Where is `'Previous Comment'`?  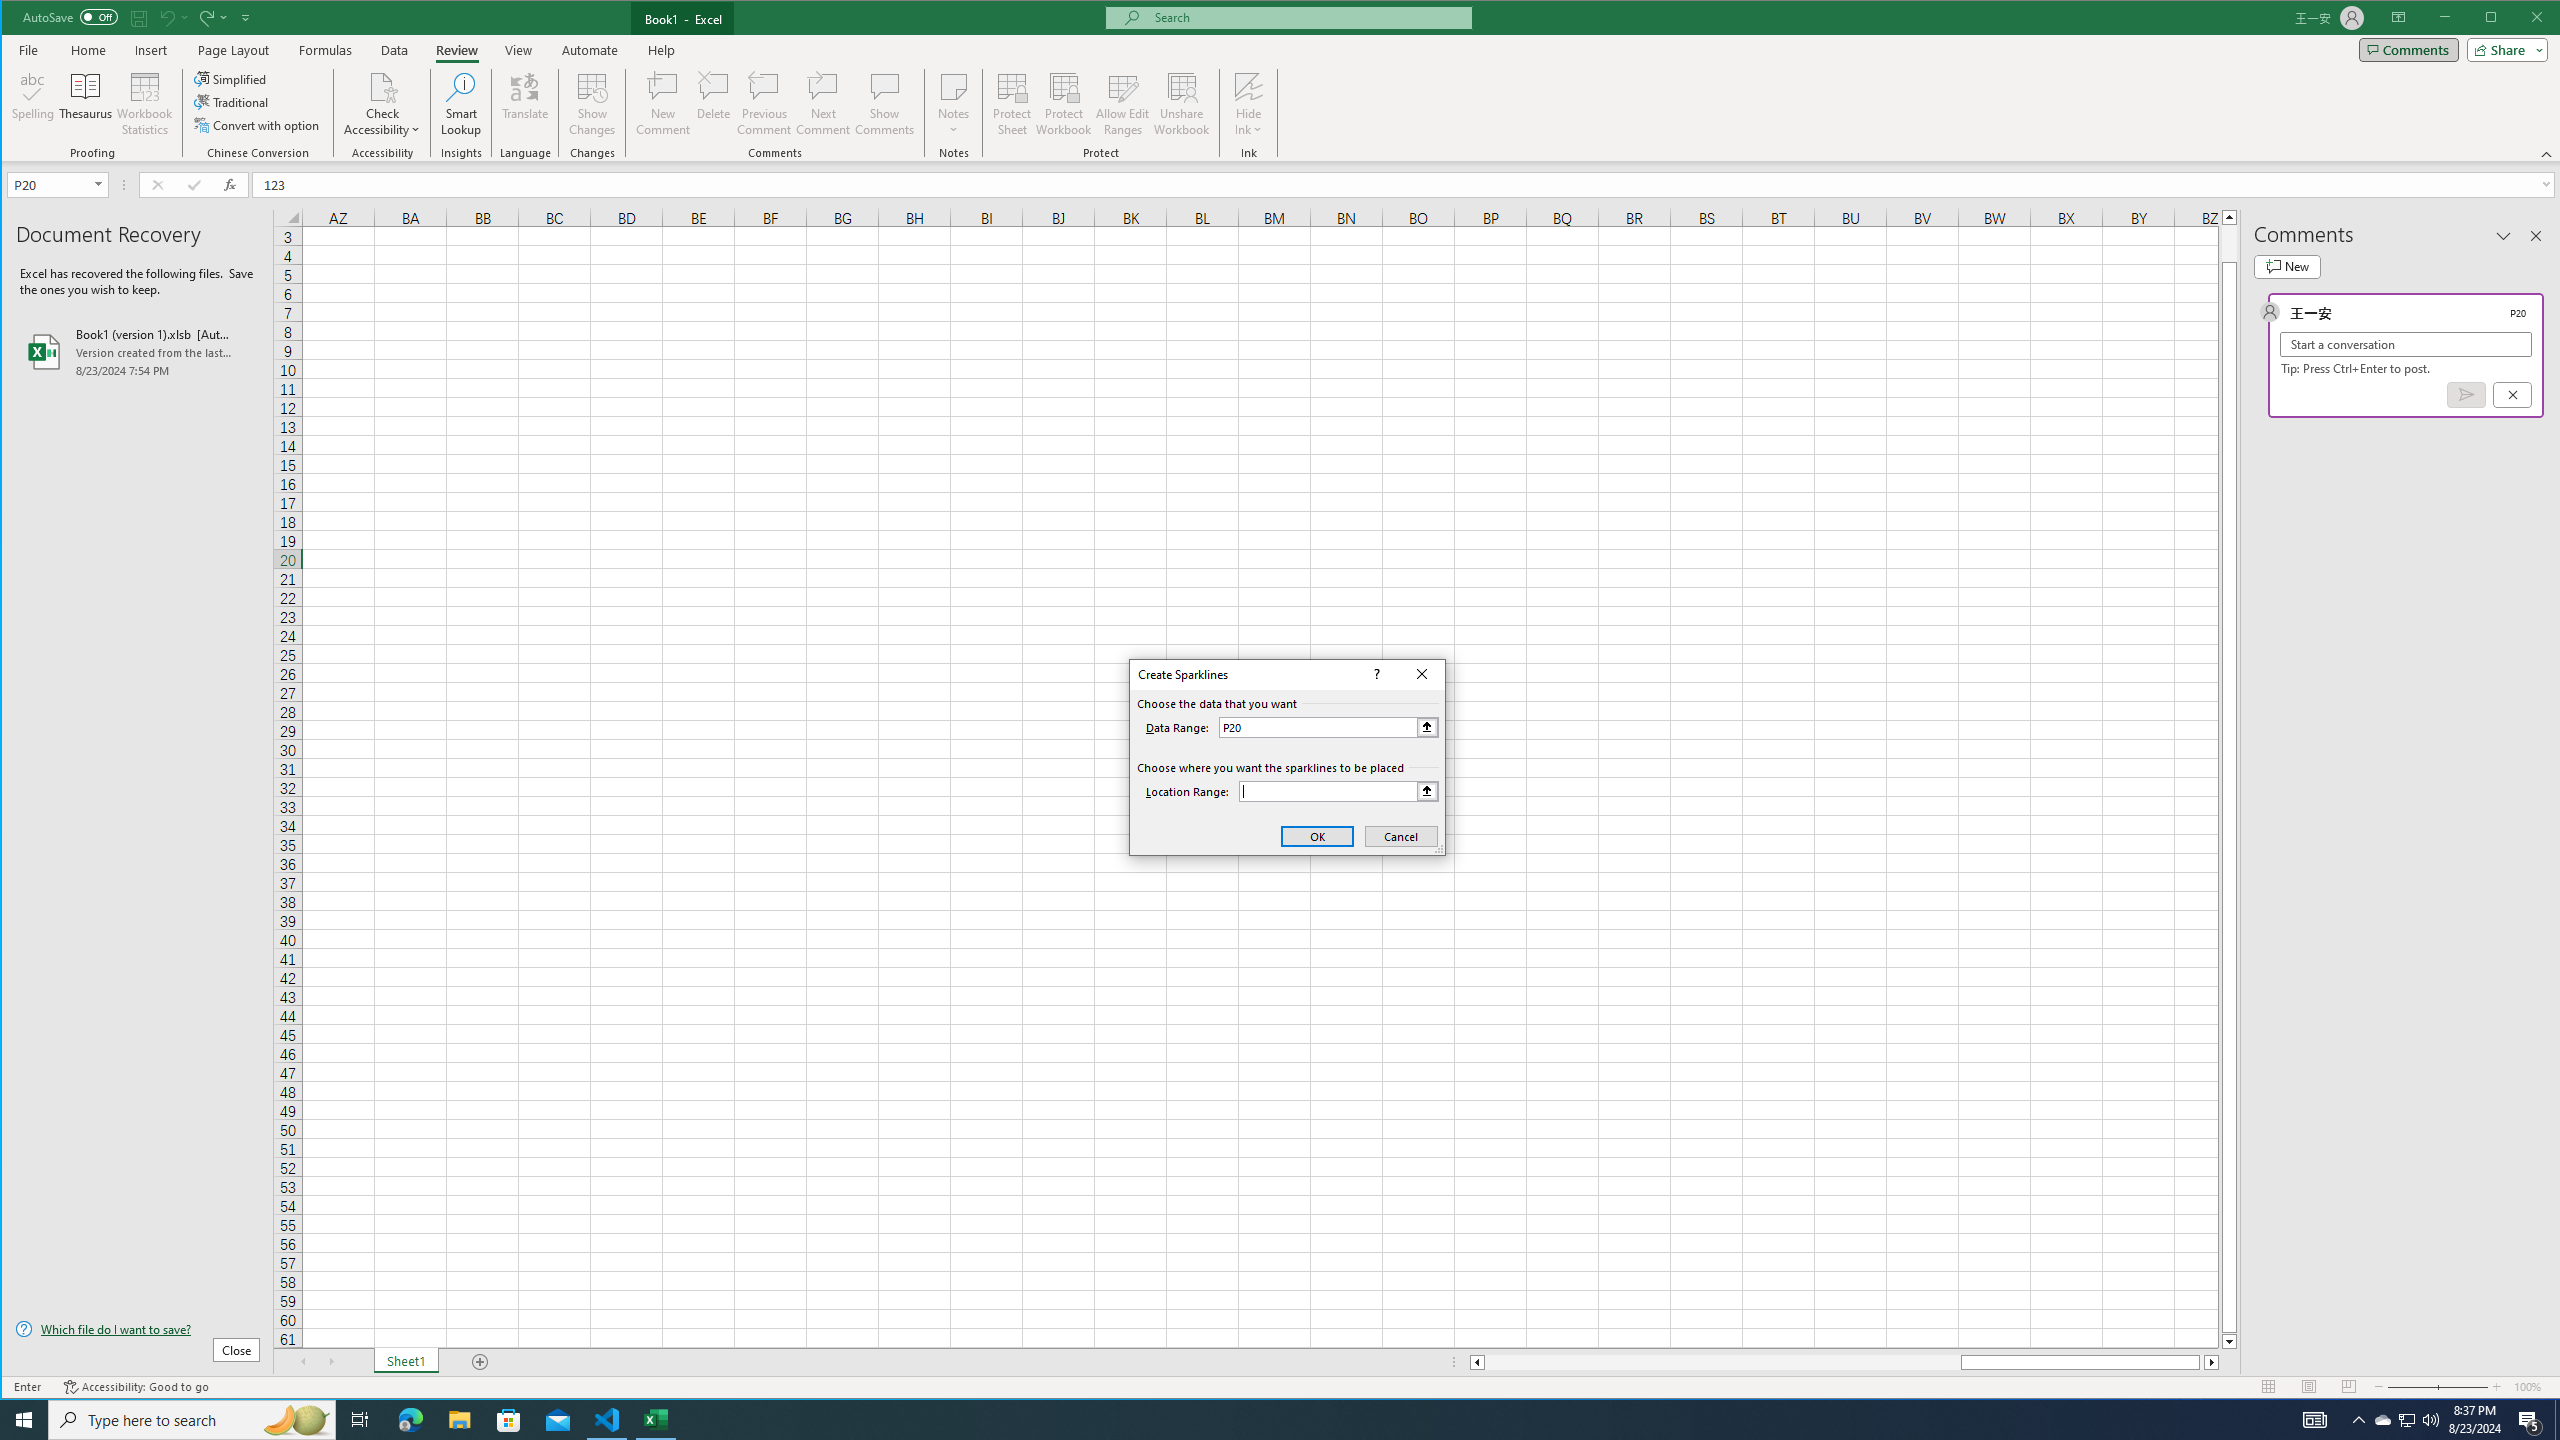
'Previous Comment' is located at coordinates (763, 103).